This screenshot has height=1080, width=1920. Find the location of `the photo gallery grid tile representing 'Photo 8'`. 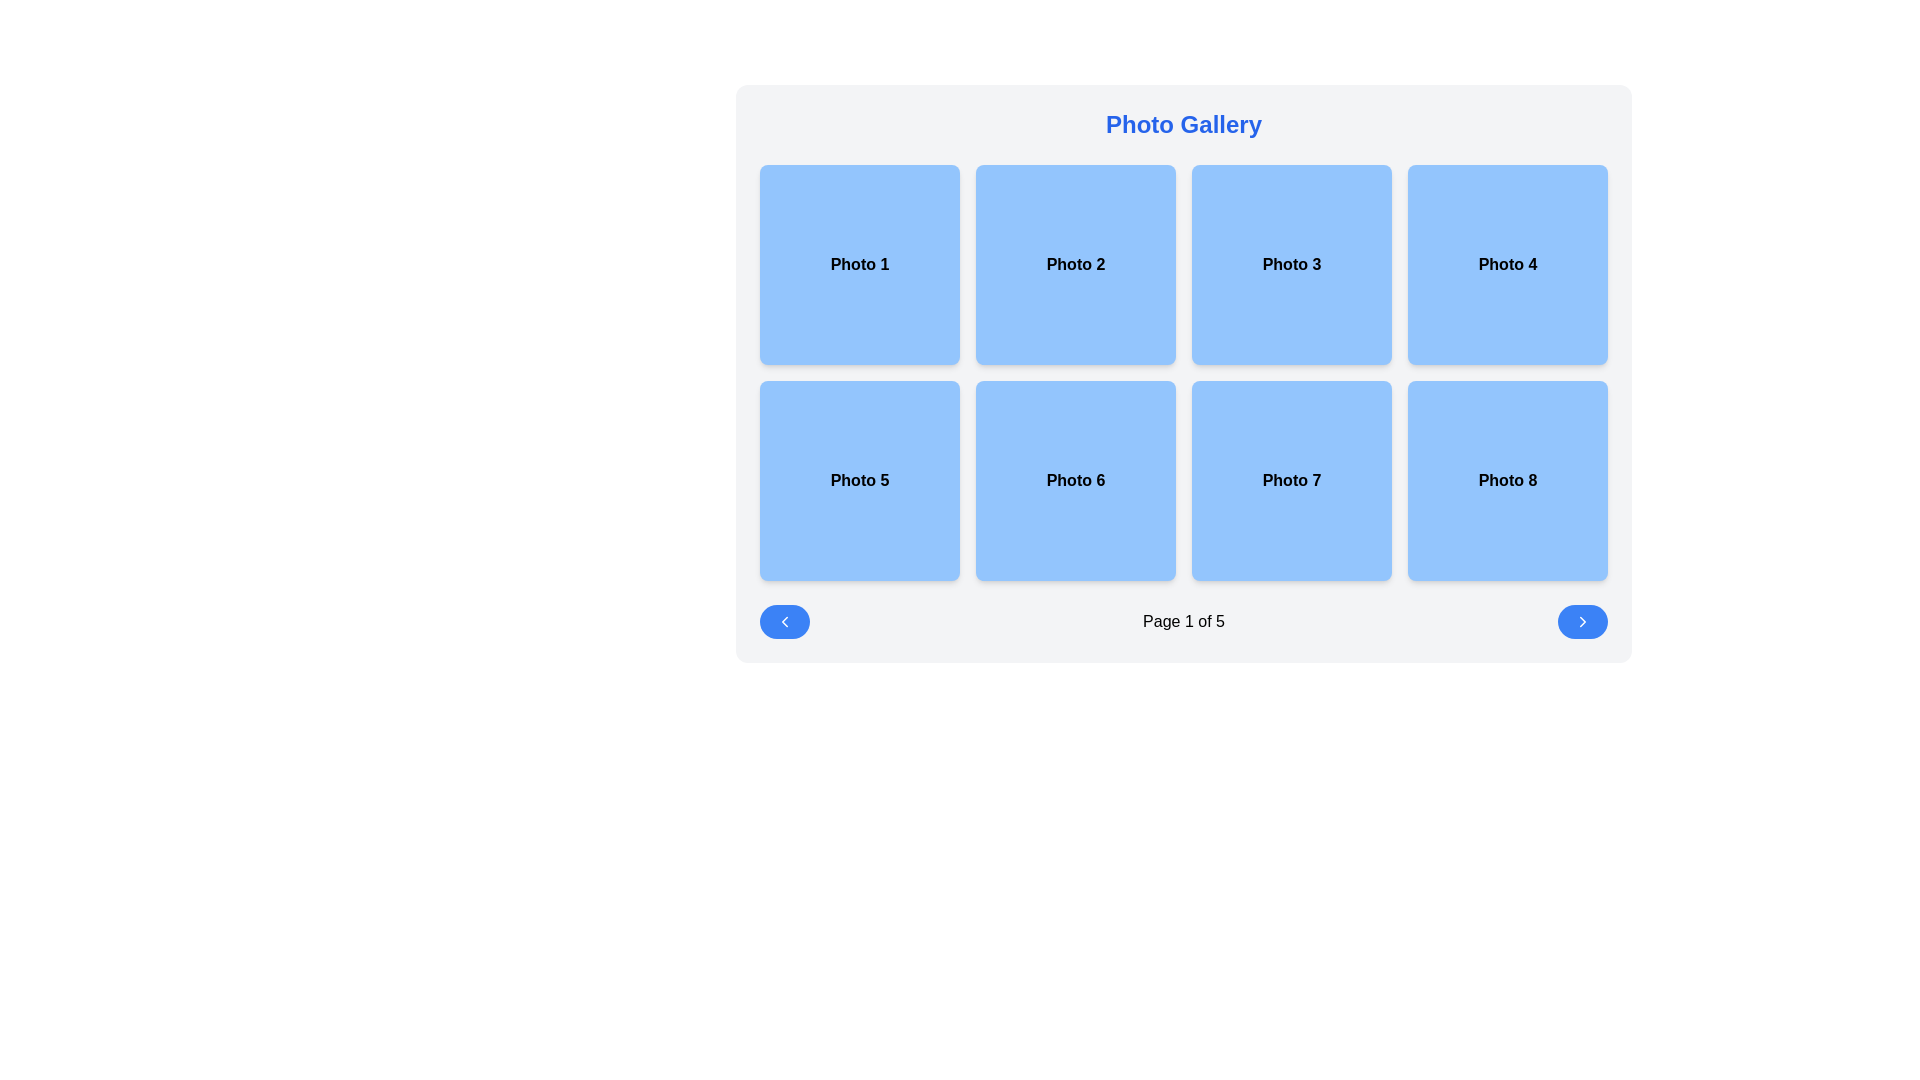

the photo gallery grid tile representing 'Photo 8' is located at coordinates (1507, 481).